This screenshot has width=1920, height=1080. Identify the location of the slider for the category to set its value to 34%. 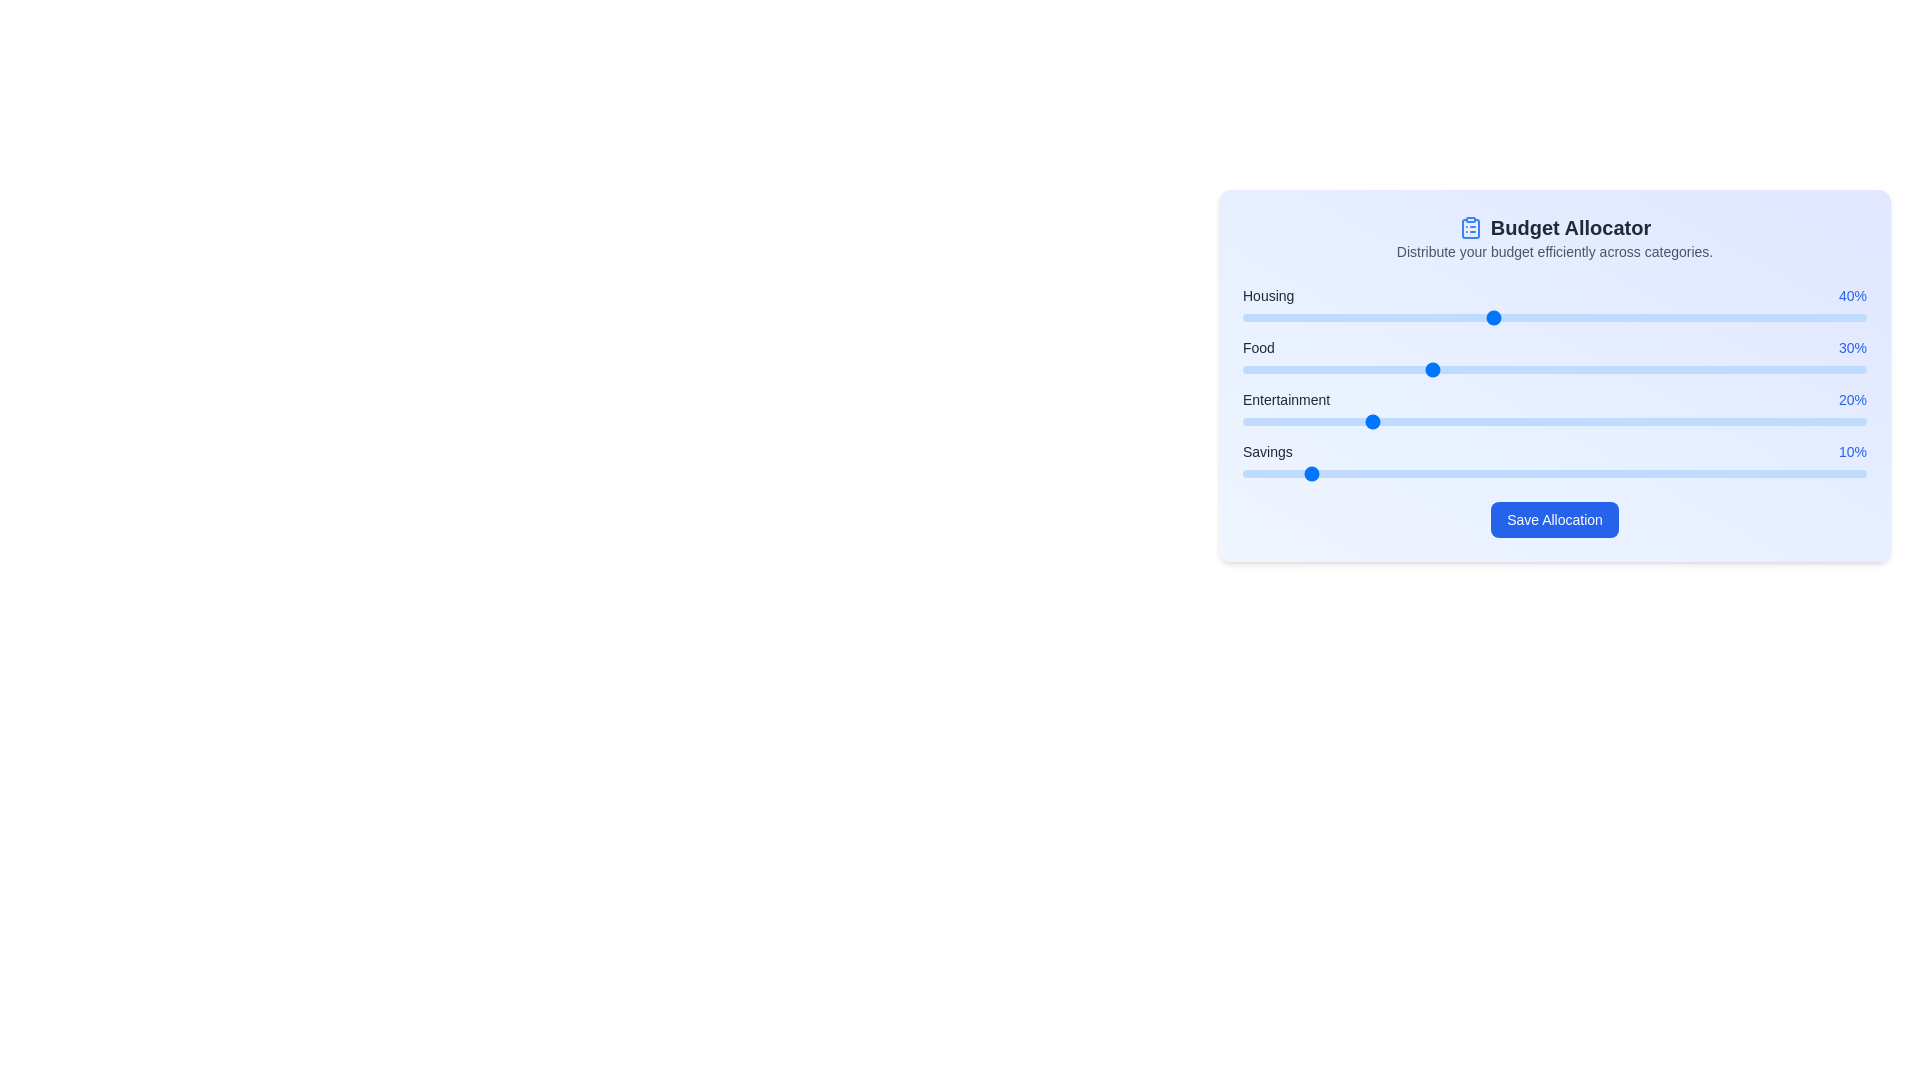
(1455, 316).